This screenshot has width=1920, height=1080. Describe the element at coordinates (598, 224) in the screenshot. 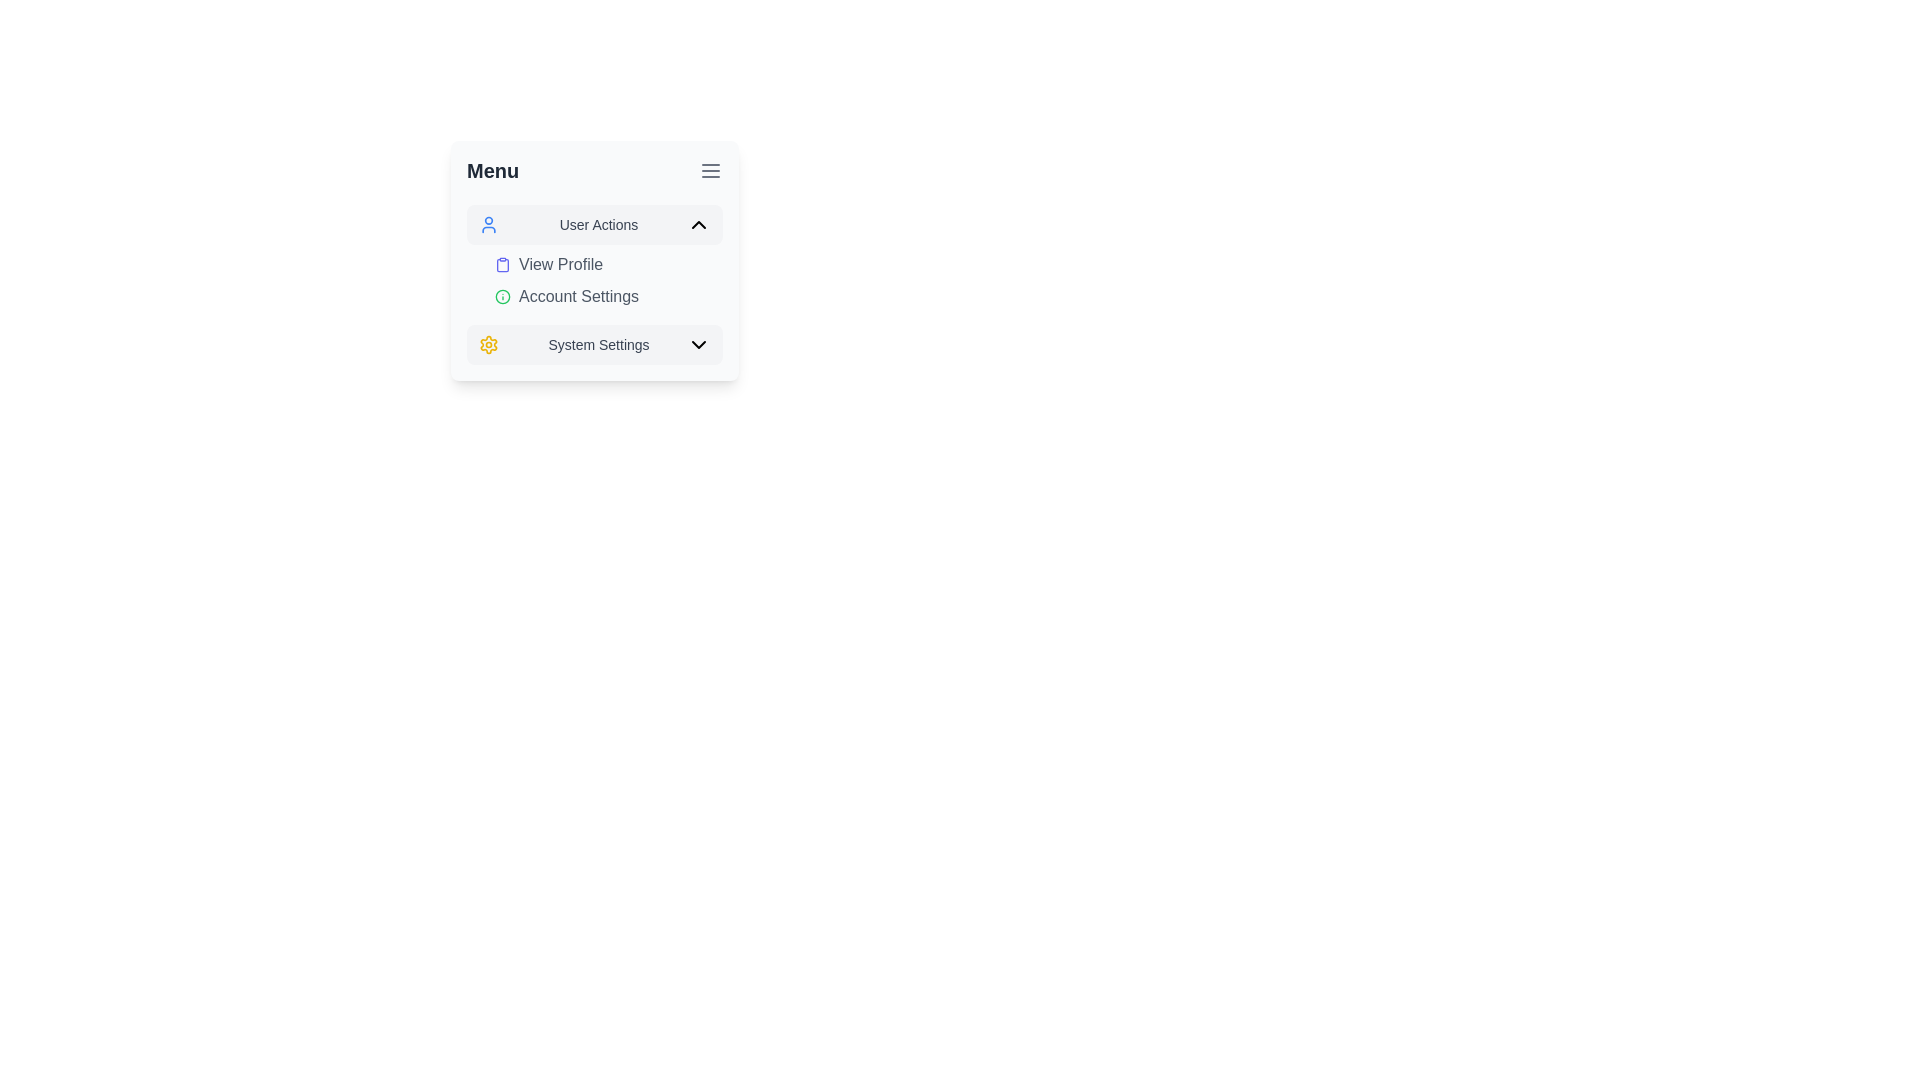

I see `the static text label displaying 'User Actions', which is positioned between the user icon on the left and the chevron icon on the right in a vertical navigation menu` at that location.